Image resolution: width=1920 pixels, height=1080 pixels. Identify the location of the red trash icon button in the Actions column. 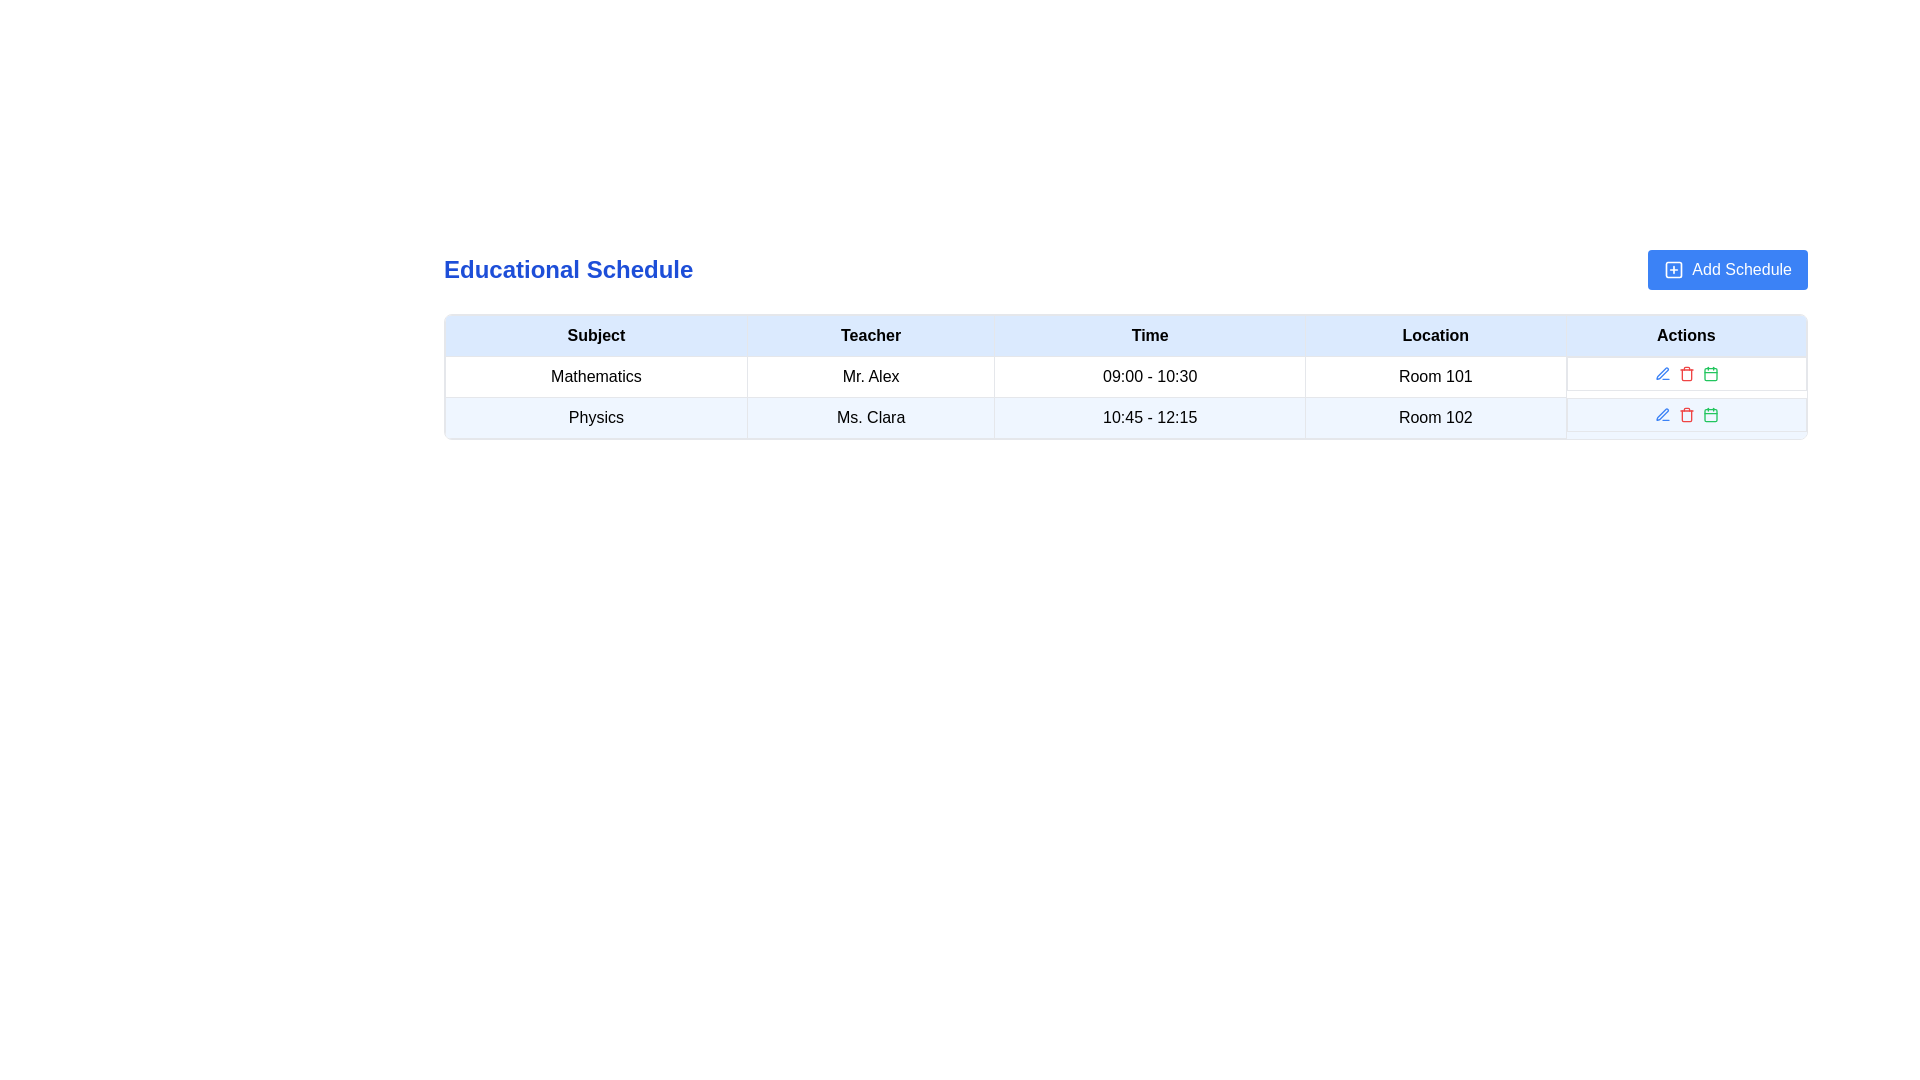
(1685, 413).